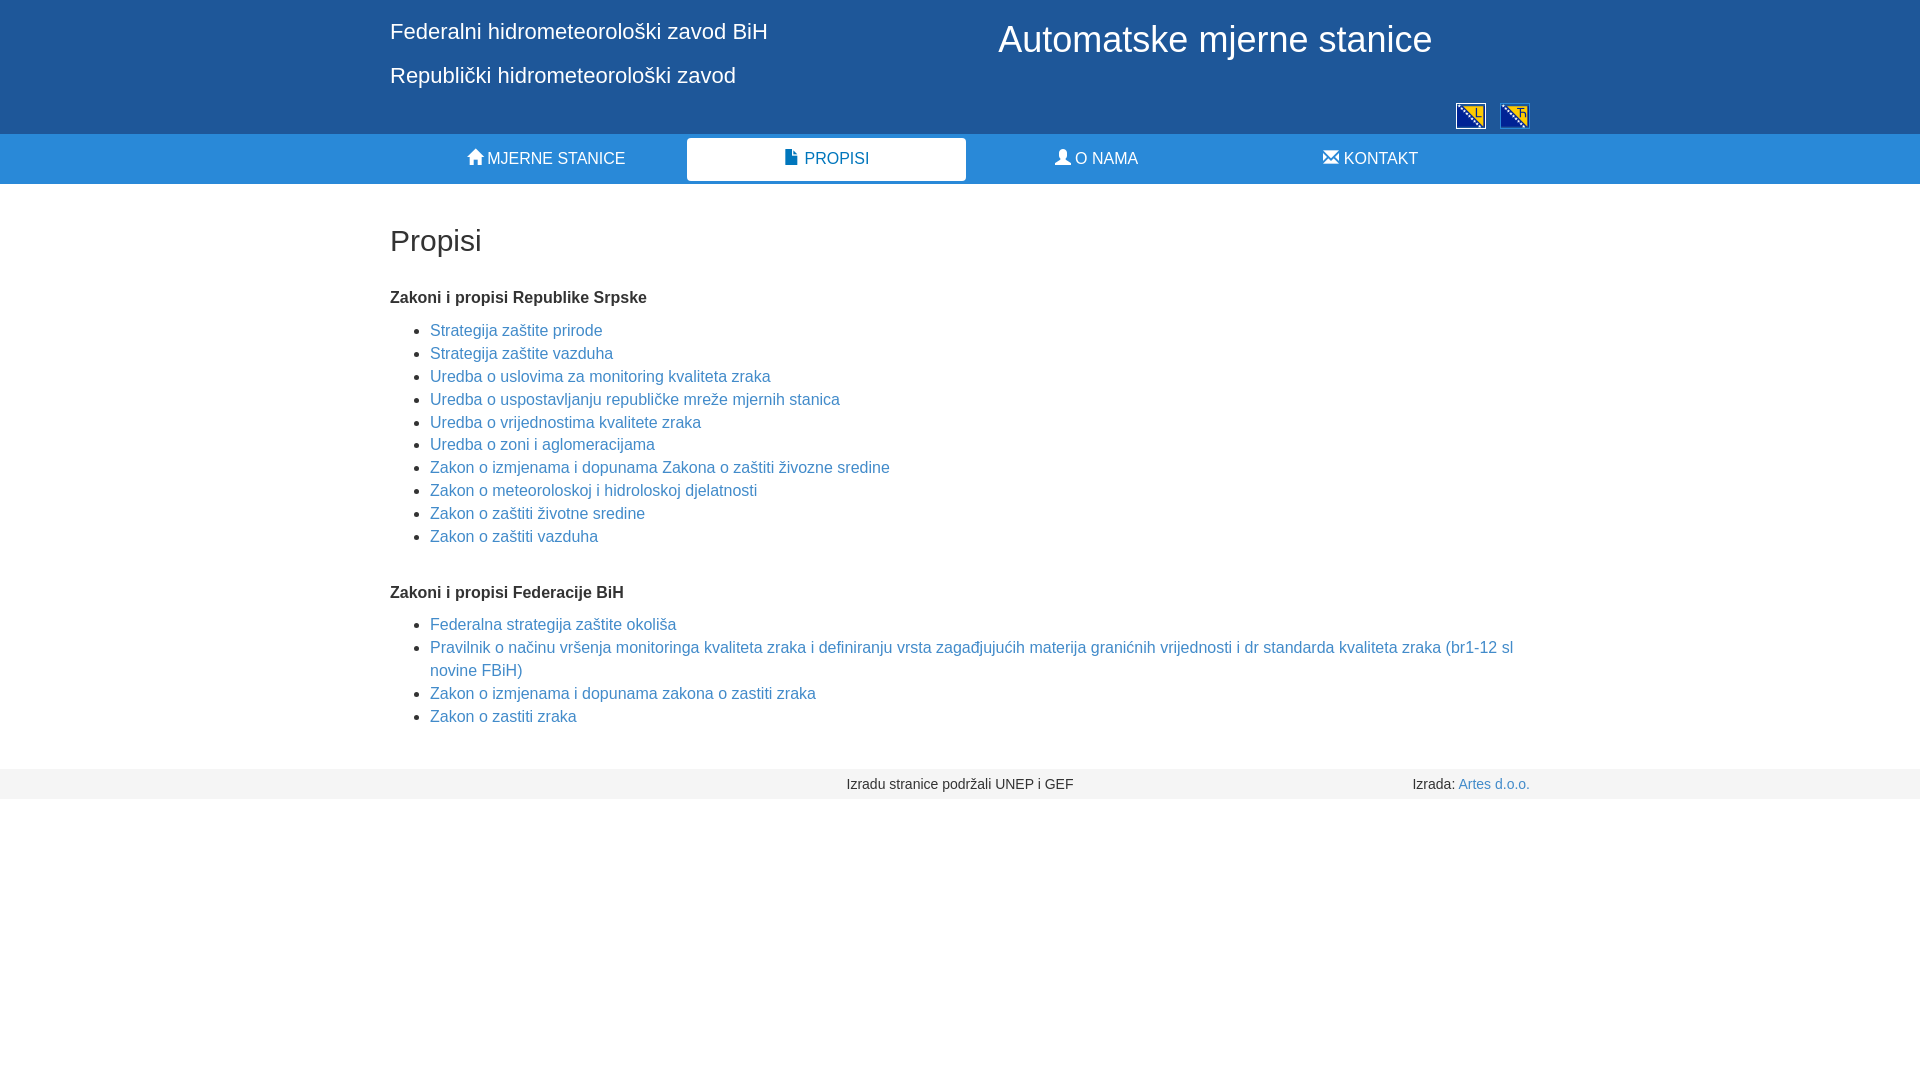 The width and height of the screenshot is (1920, 1080). I want to click on 'Uredba o vrijednostima kvalitete zraka', so click(564, 421).